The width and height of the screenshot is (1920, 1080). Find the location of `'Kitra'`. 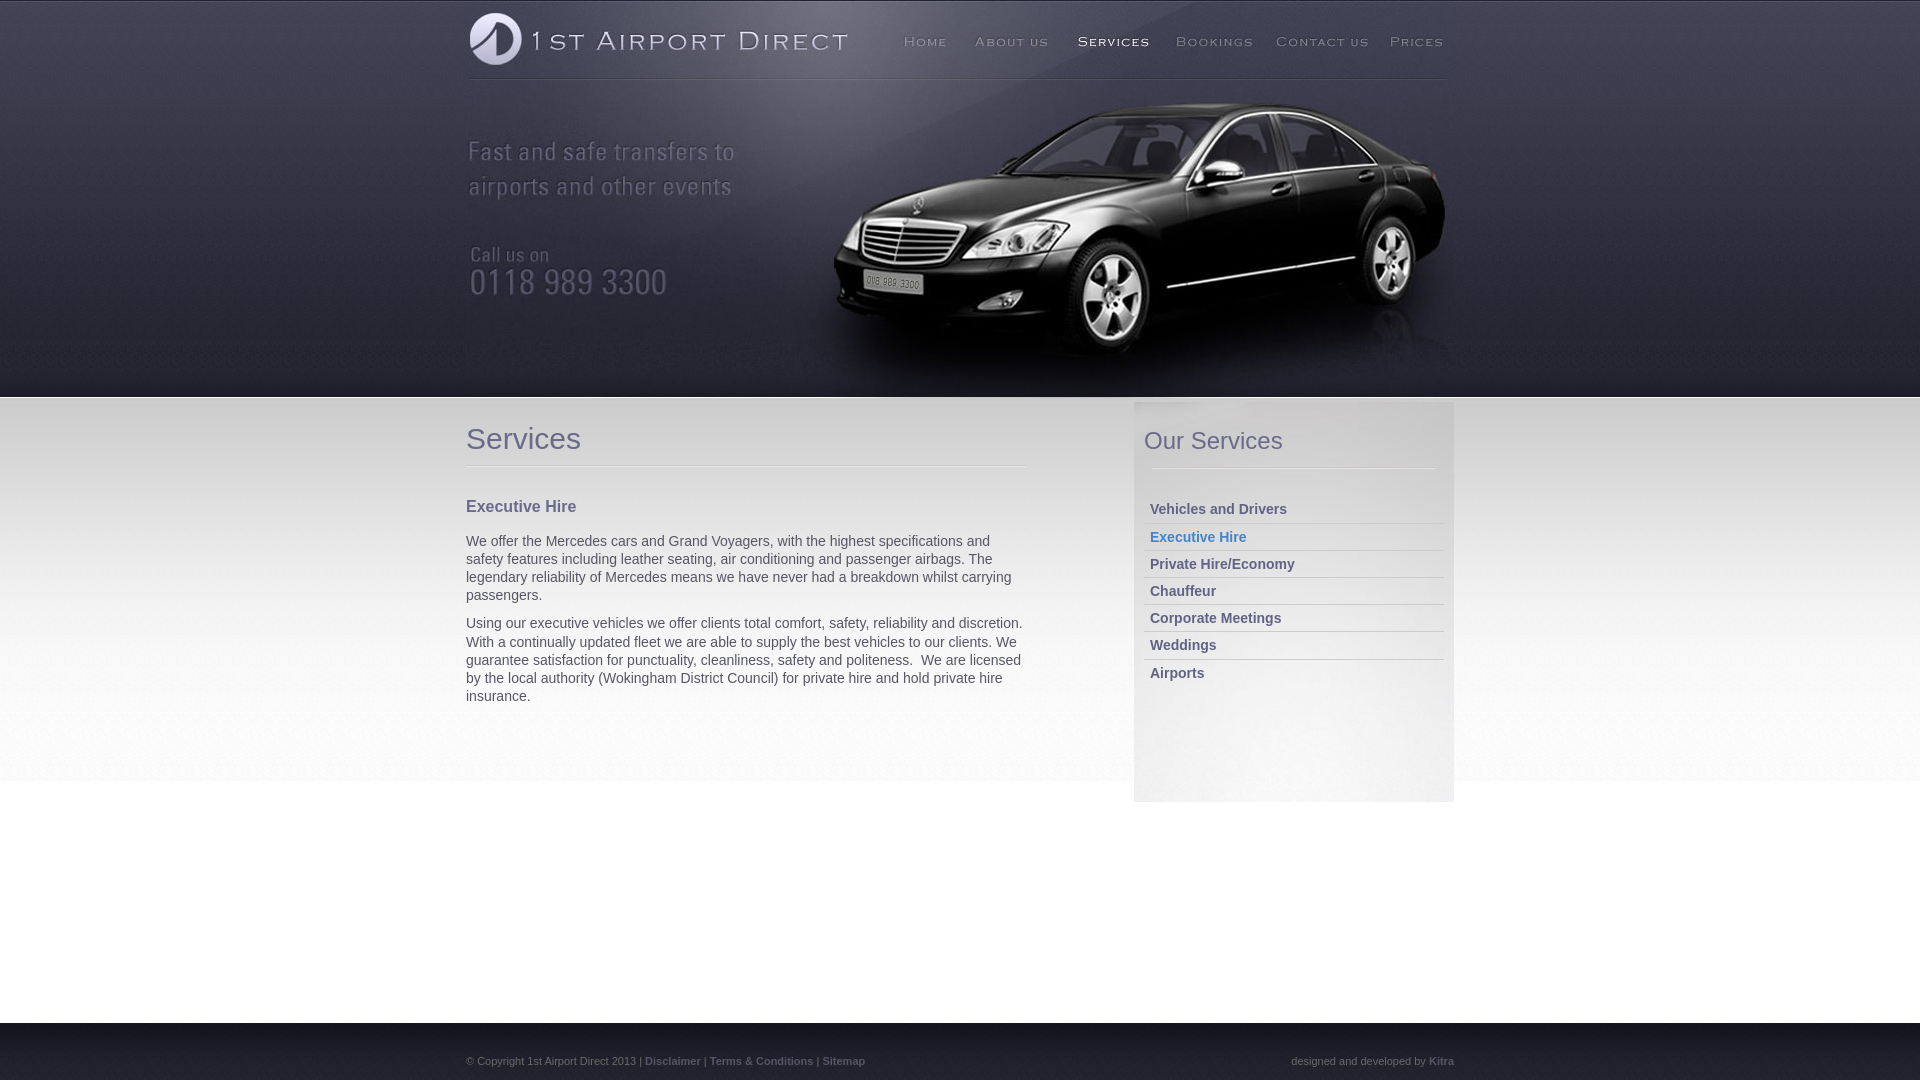

'Kitra' is located at coordinates (1428, 1059).